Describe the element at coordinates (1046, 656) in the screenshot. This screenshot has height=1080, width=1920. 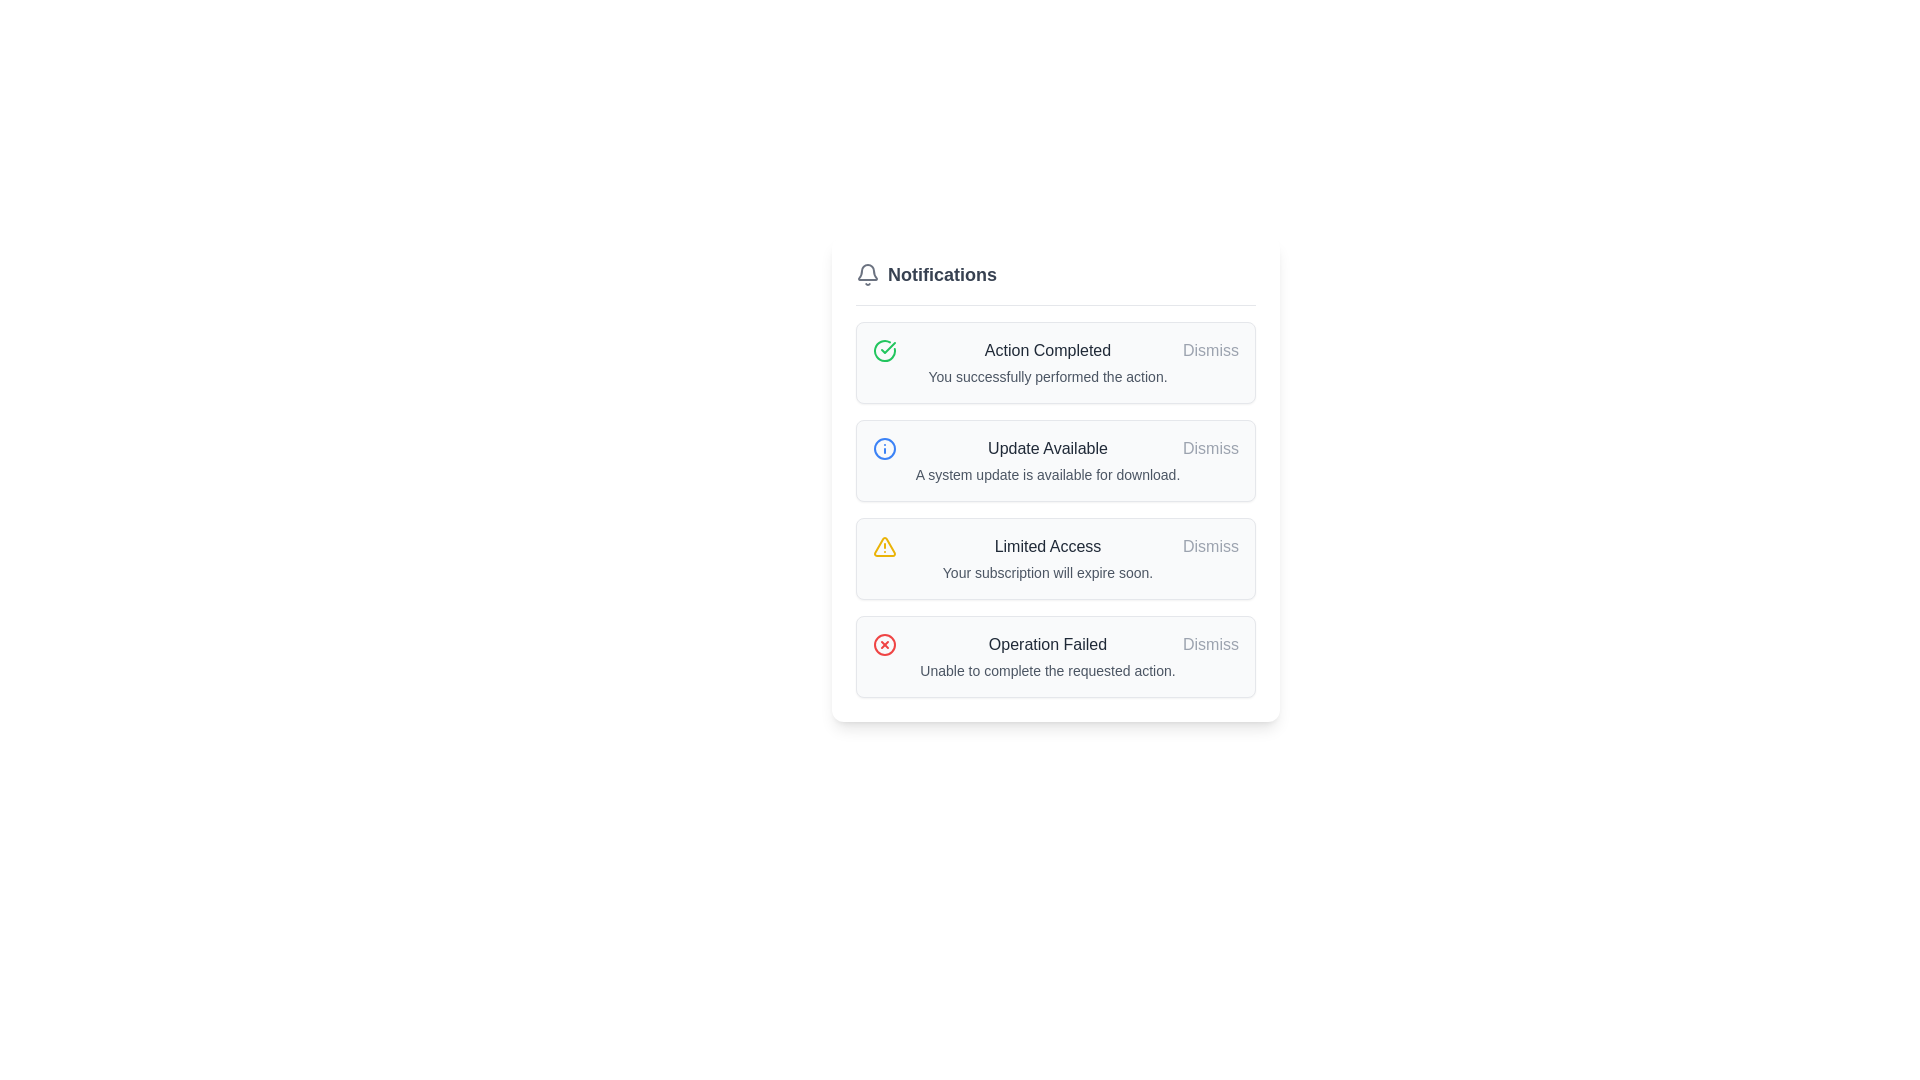
I see `the static text block that informs users about an unsuccessful operation, located in the fourth notification card, below the icon and to the left of the 'Dismiss' button` at that location.